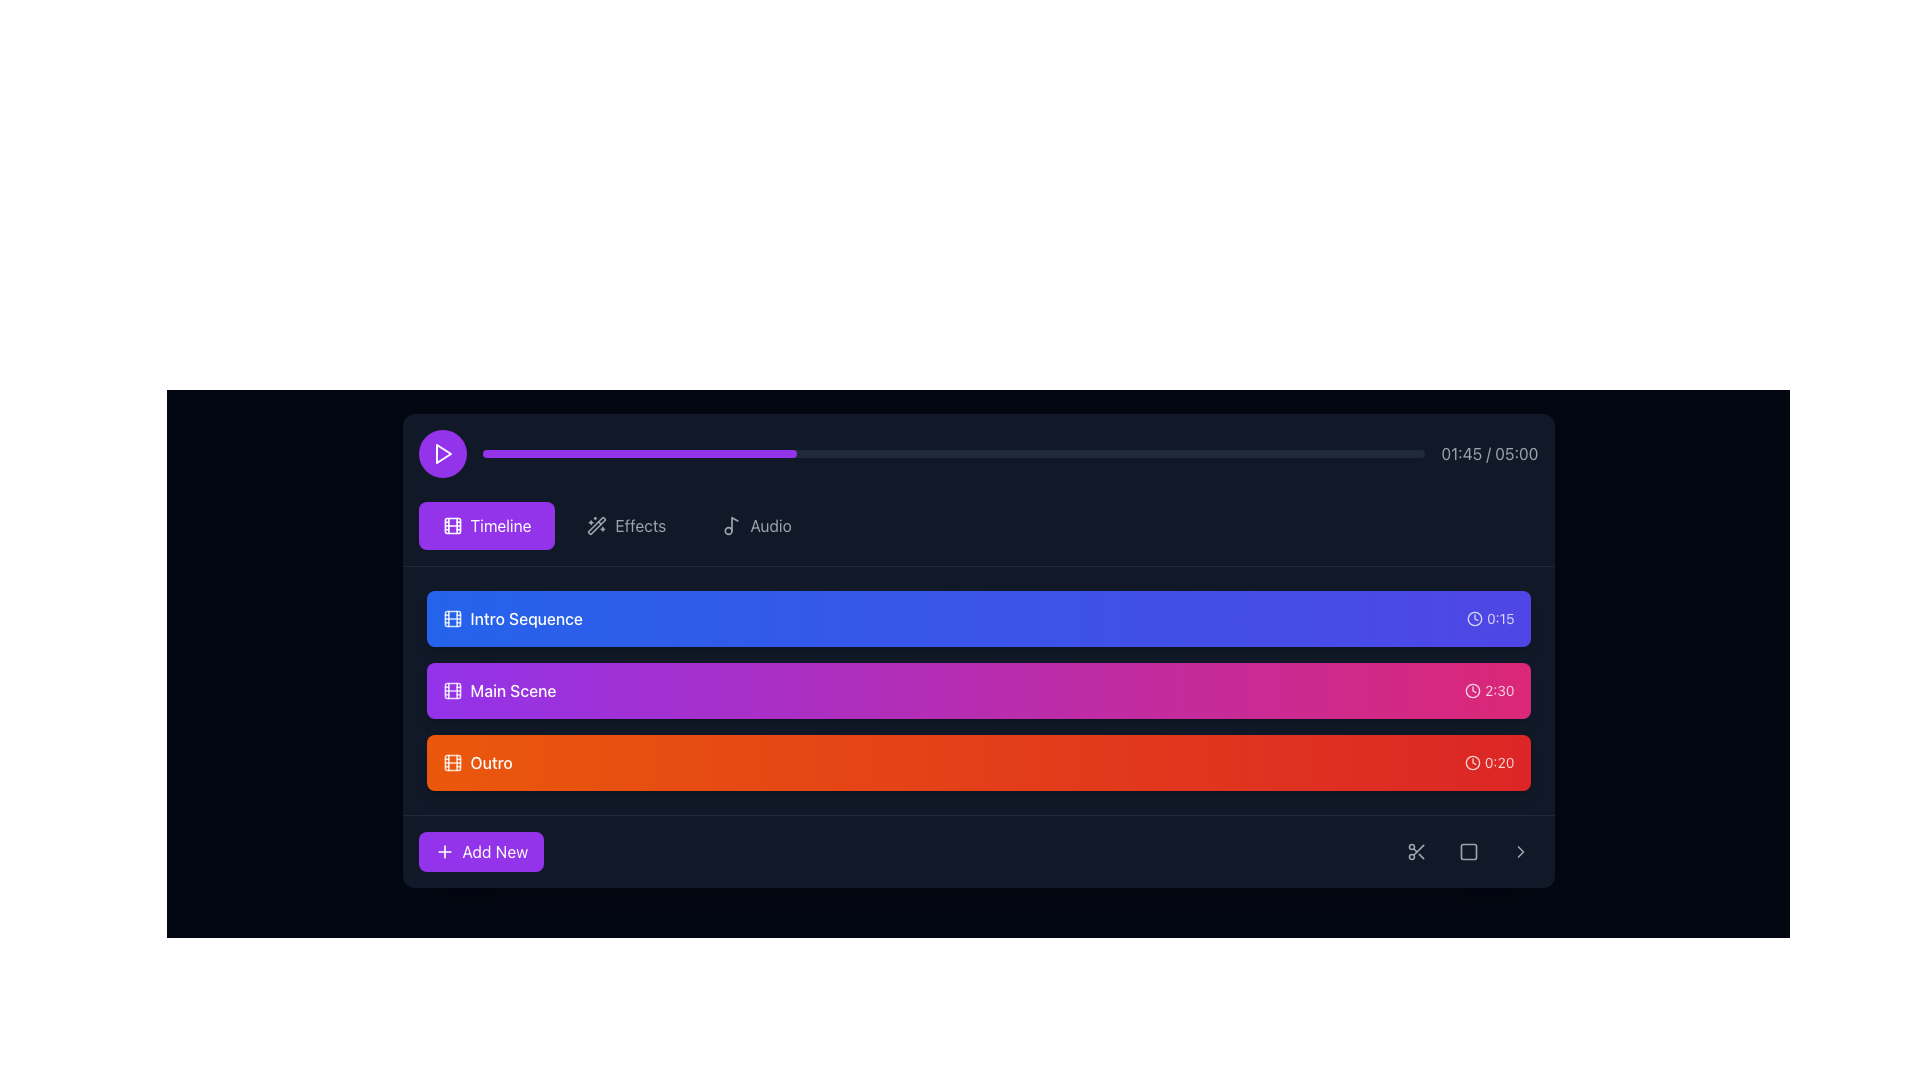 Image resolution: width=1920 pixels, height=1080 pixels. I want to click on the triangular play icon with a purple fill located at the top-left corner of the panel for keyboard navigation, so click(442, 454).